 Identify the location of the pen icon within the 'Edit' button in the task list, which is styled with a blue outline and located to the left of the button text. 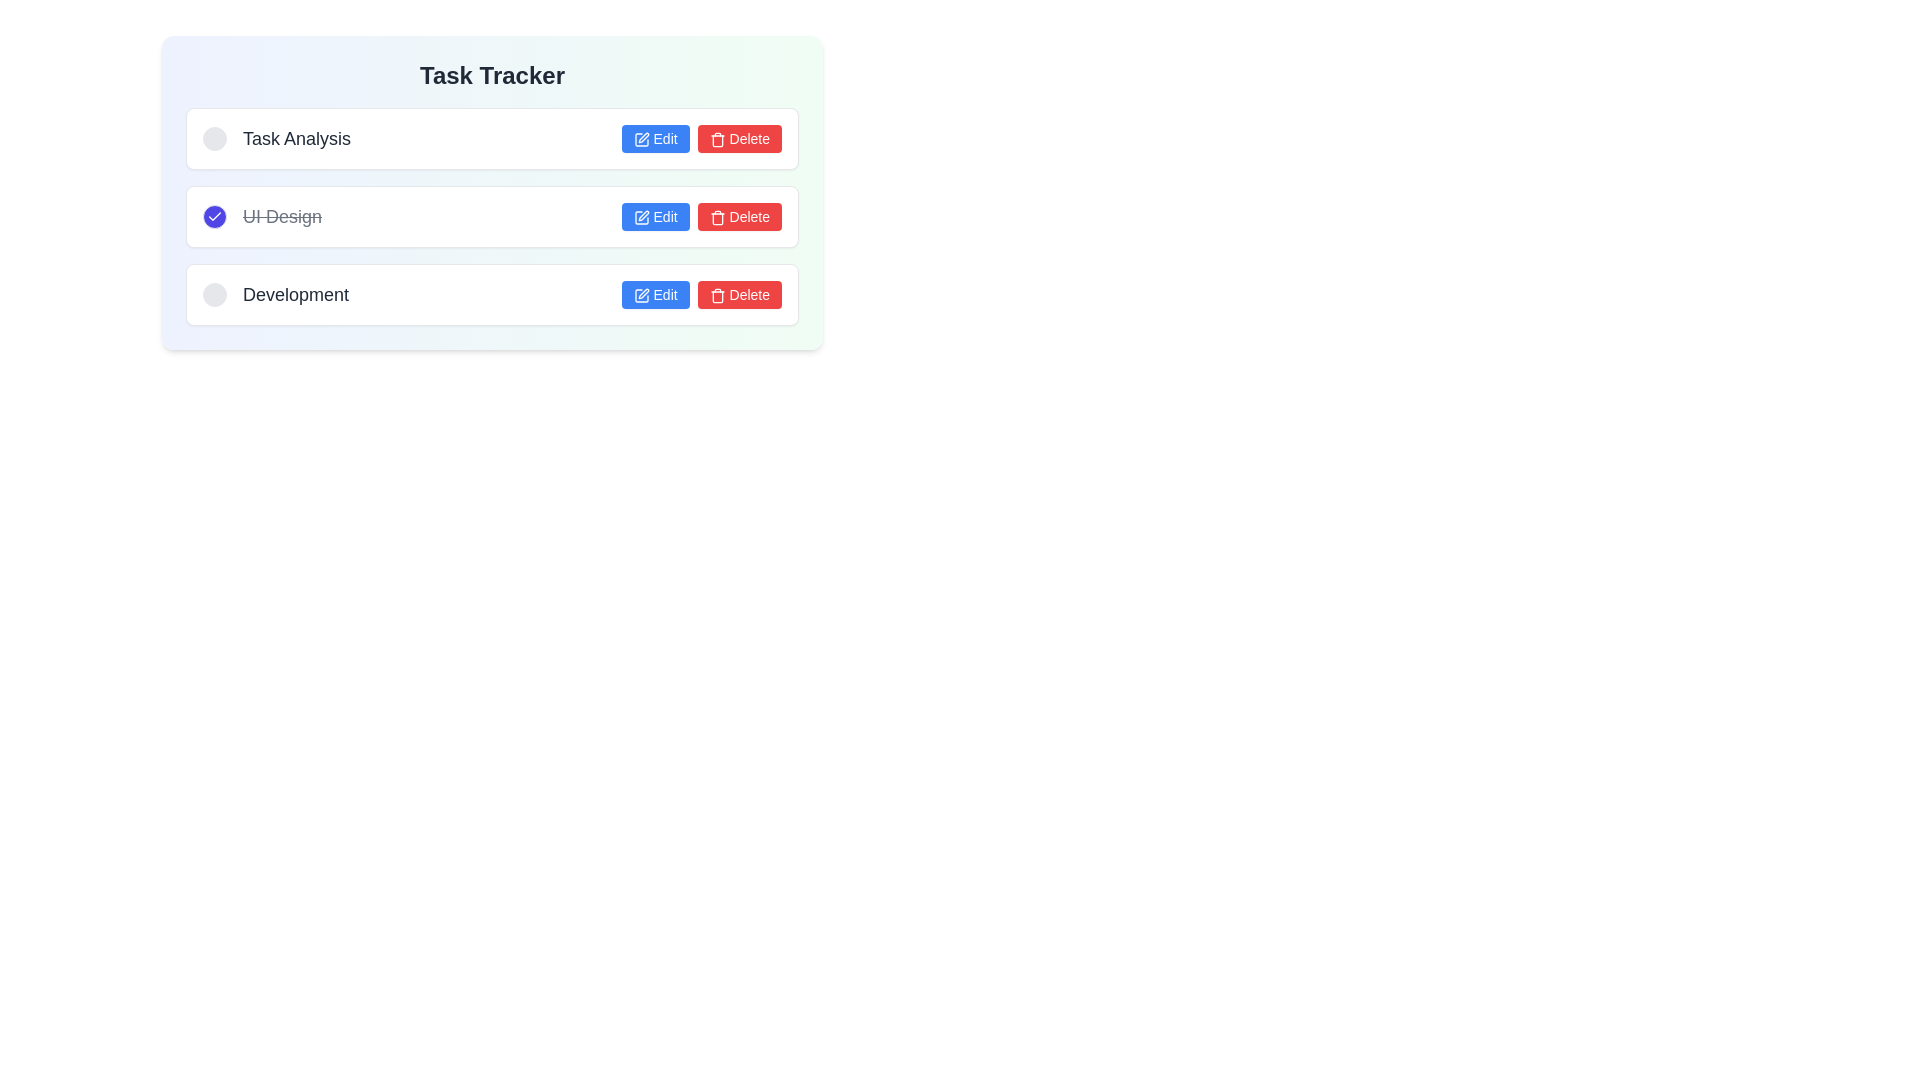
(641, 139).